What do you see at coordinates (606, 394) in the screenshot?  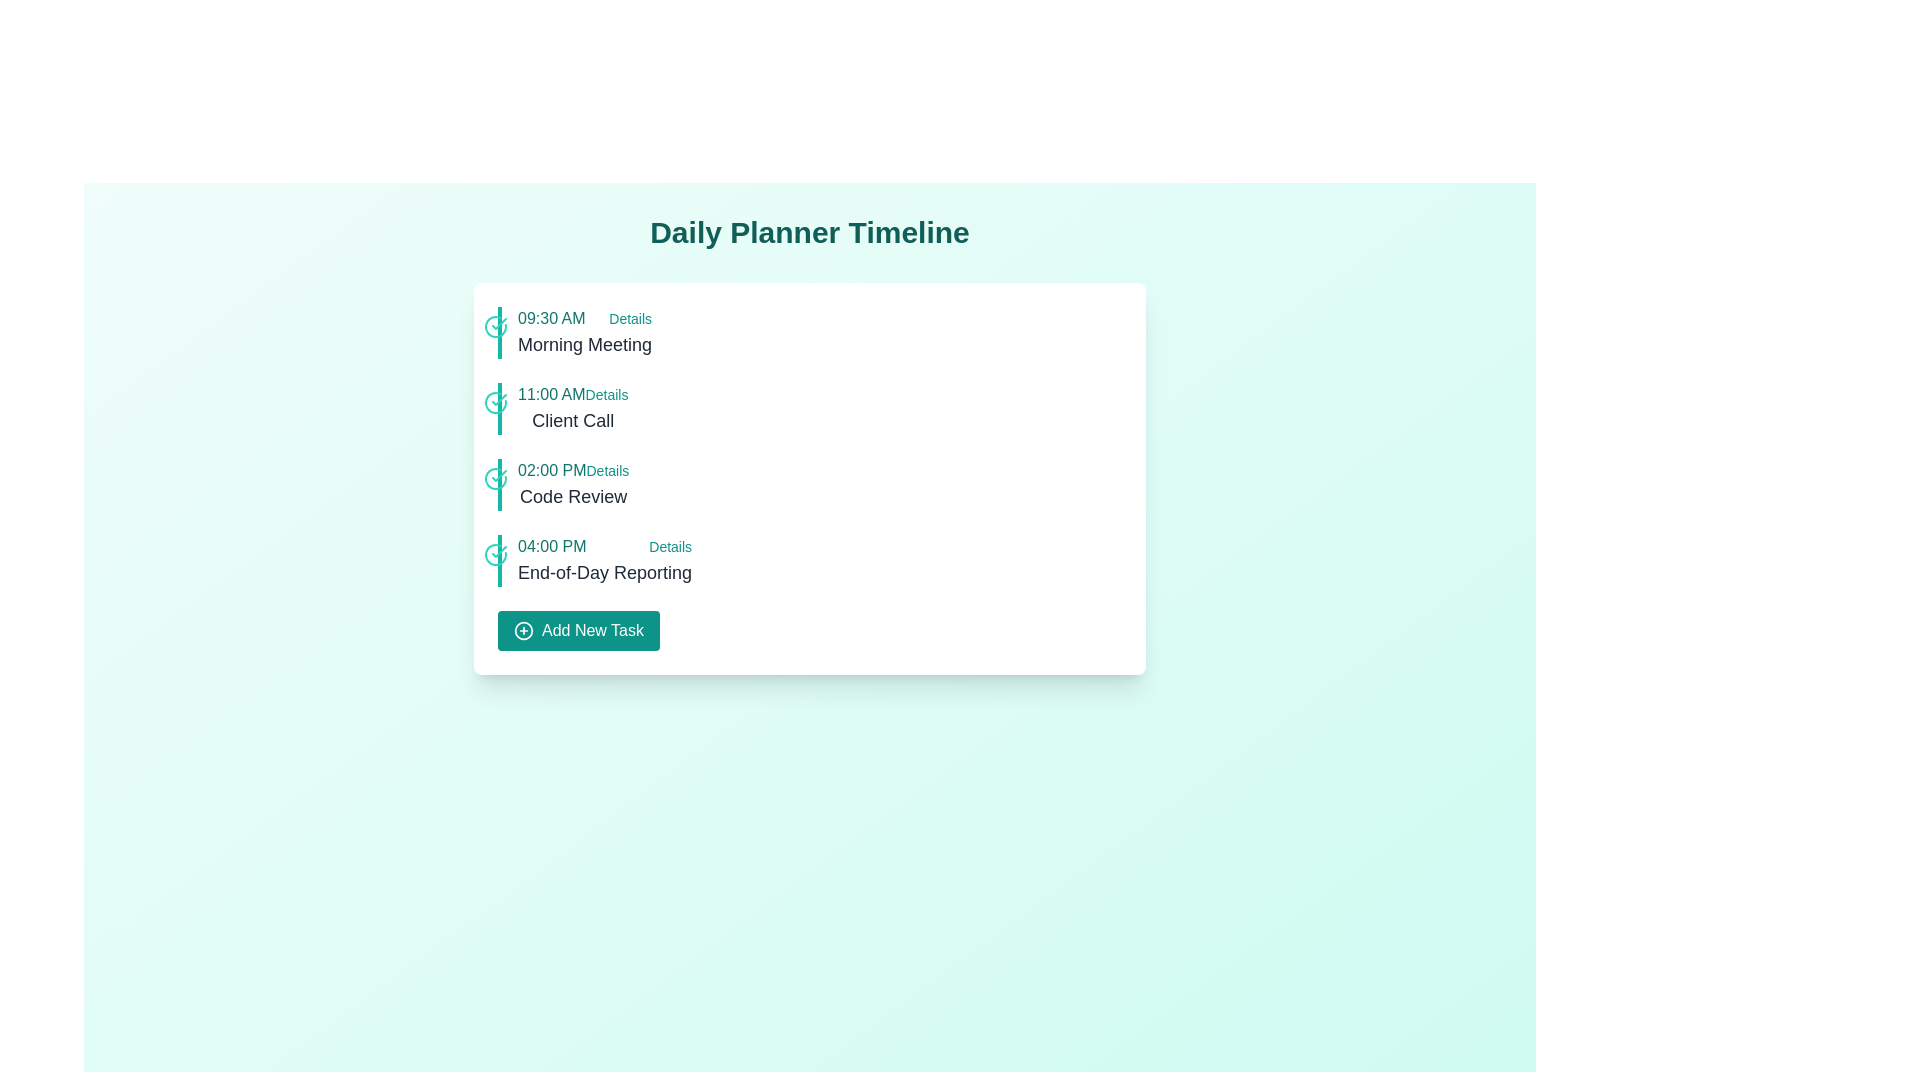 I see `the clickable text link labeled 'Details' which is displayed in teal color and is located next to the time '11:00 AM'` at bounding box center [606, 394].